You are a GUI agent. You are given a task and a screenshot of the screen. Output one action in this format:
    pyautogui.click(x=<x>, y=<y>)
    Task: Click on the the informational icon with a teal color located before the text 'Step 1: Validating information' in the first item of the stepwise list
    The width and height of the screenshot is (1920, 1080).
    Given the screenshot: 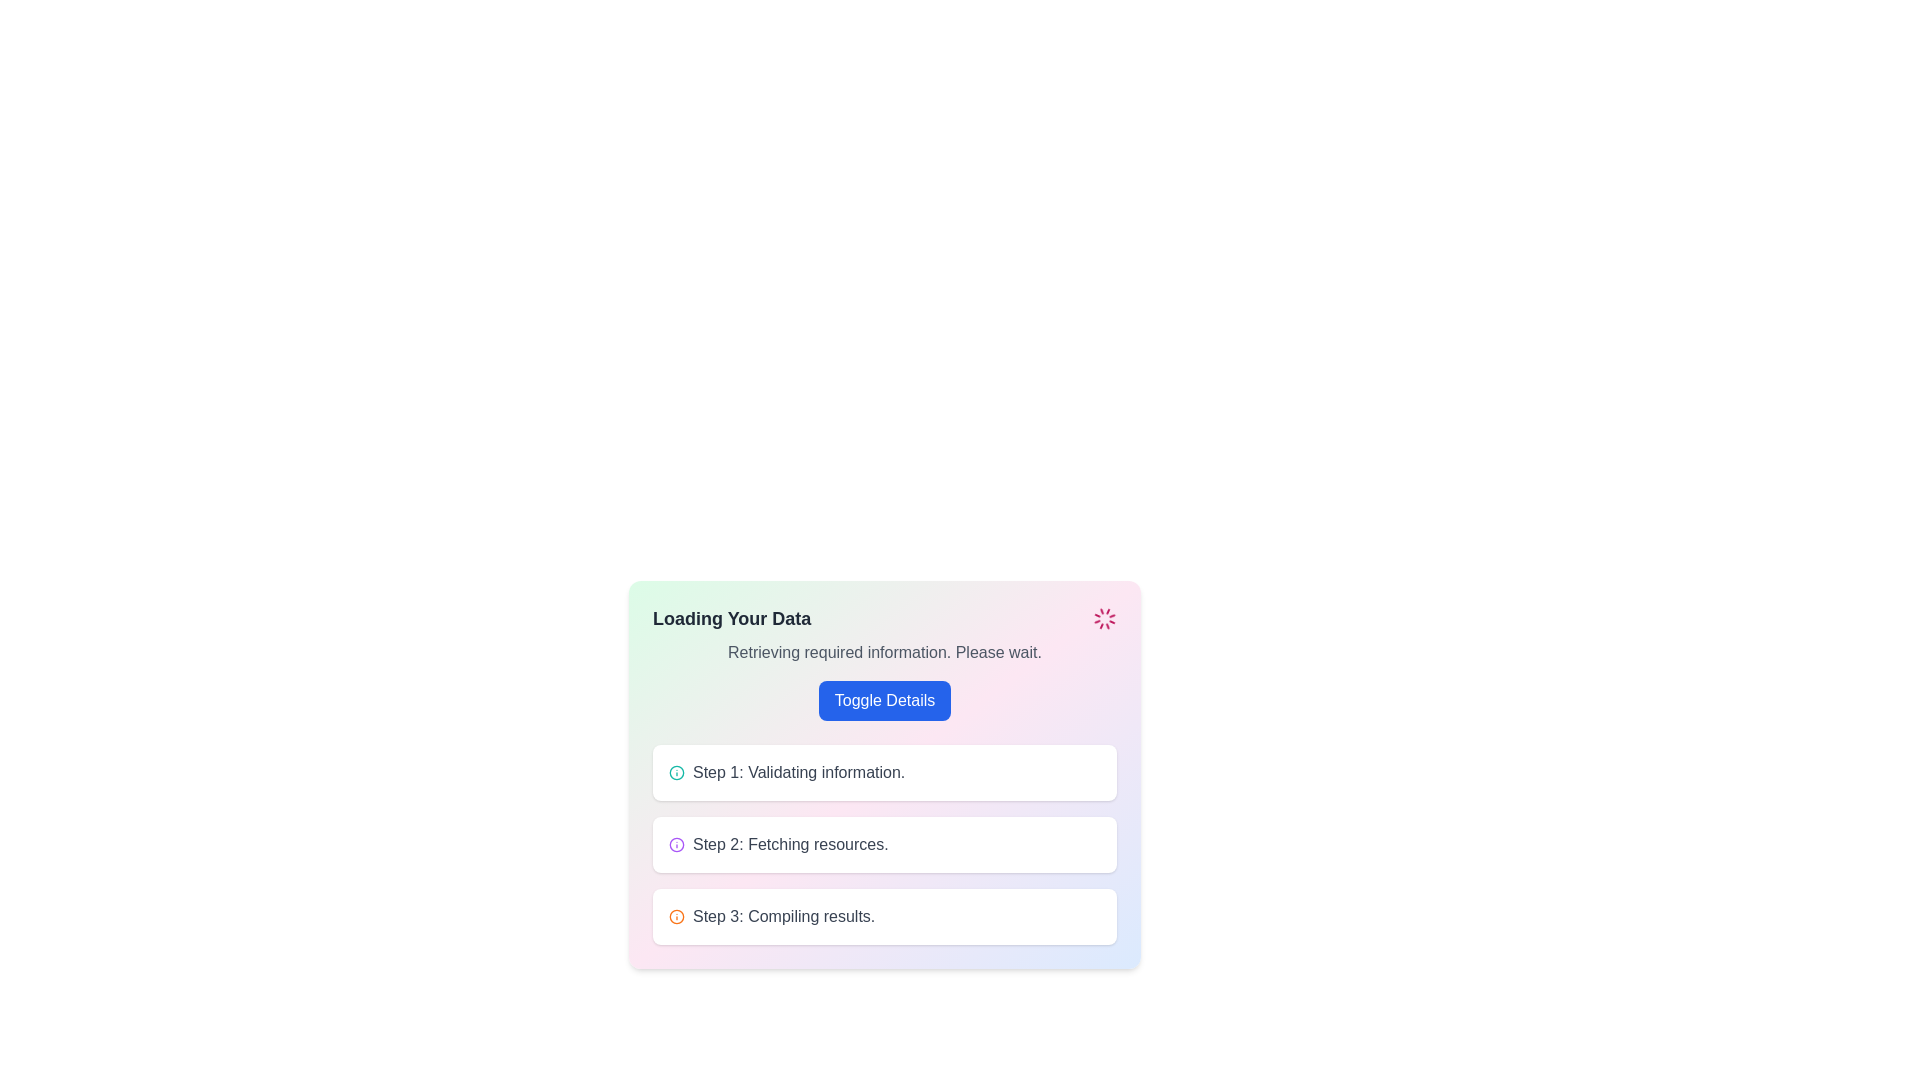 What is the action you would take?
    pyautogui.click(x=676, y=771)
    